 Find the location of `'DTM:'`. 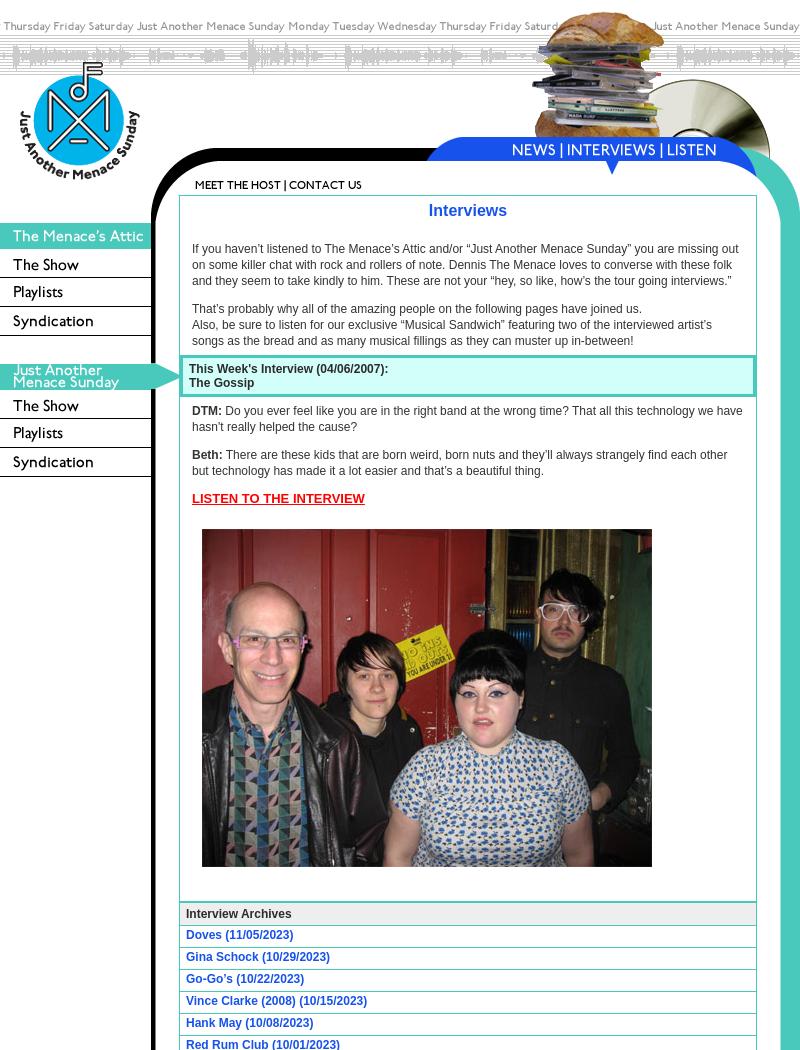

'DTM:' is located at coordinates (191, 410).